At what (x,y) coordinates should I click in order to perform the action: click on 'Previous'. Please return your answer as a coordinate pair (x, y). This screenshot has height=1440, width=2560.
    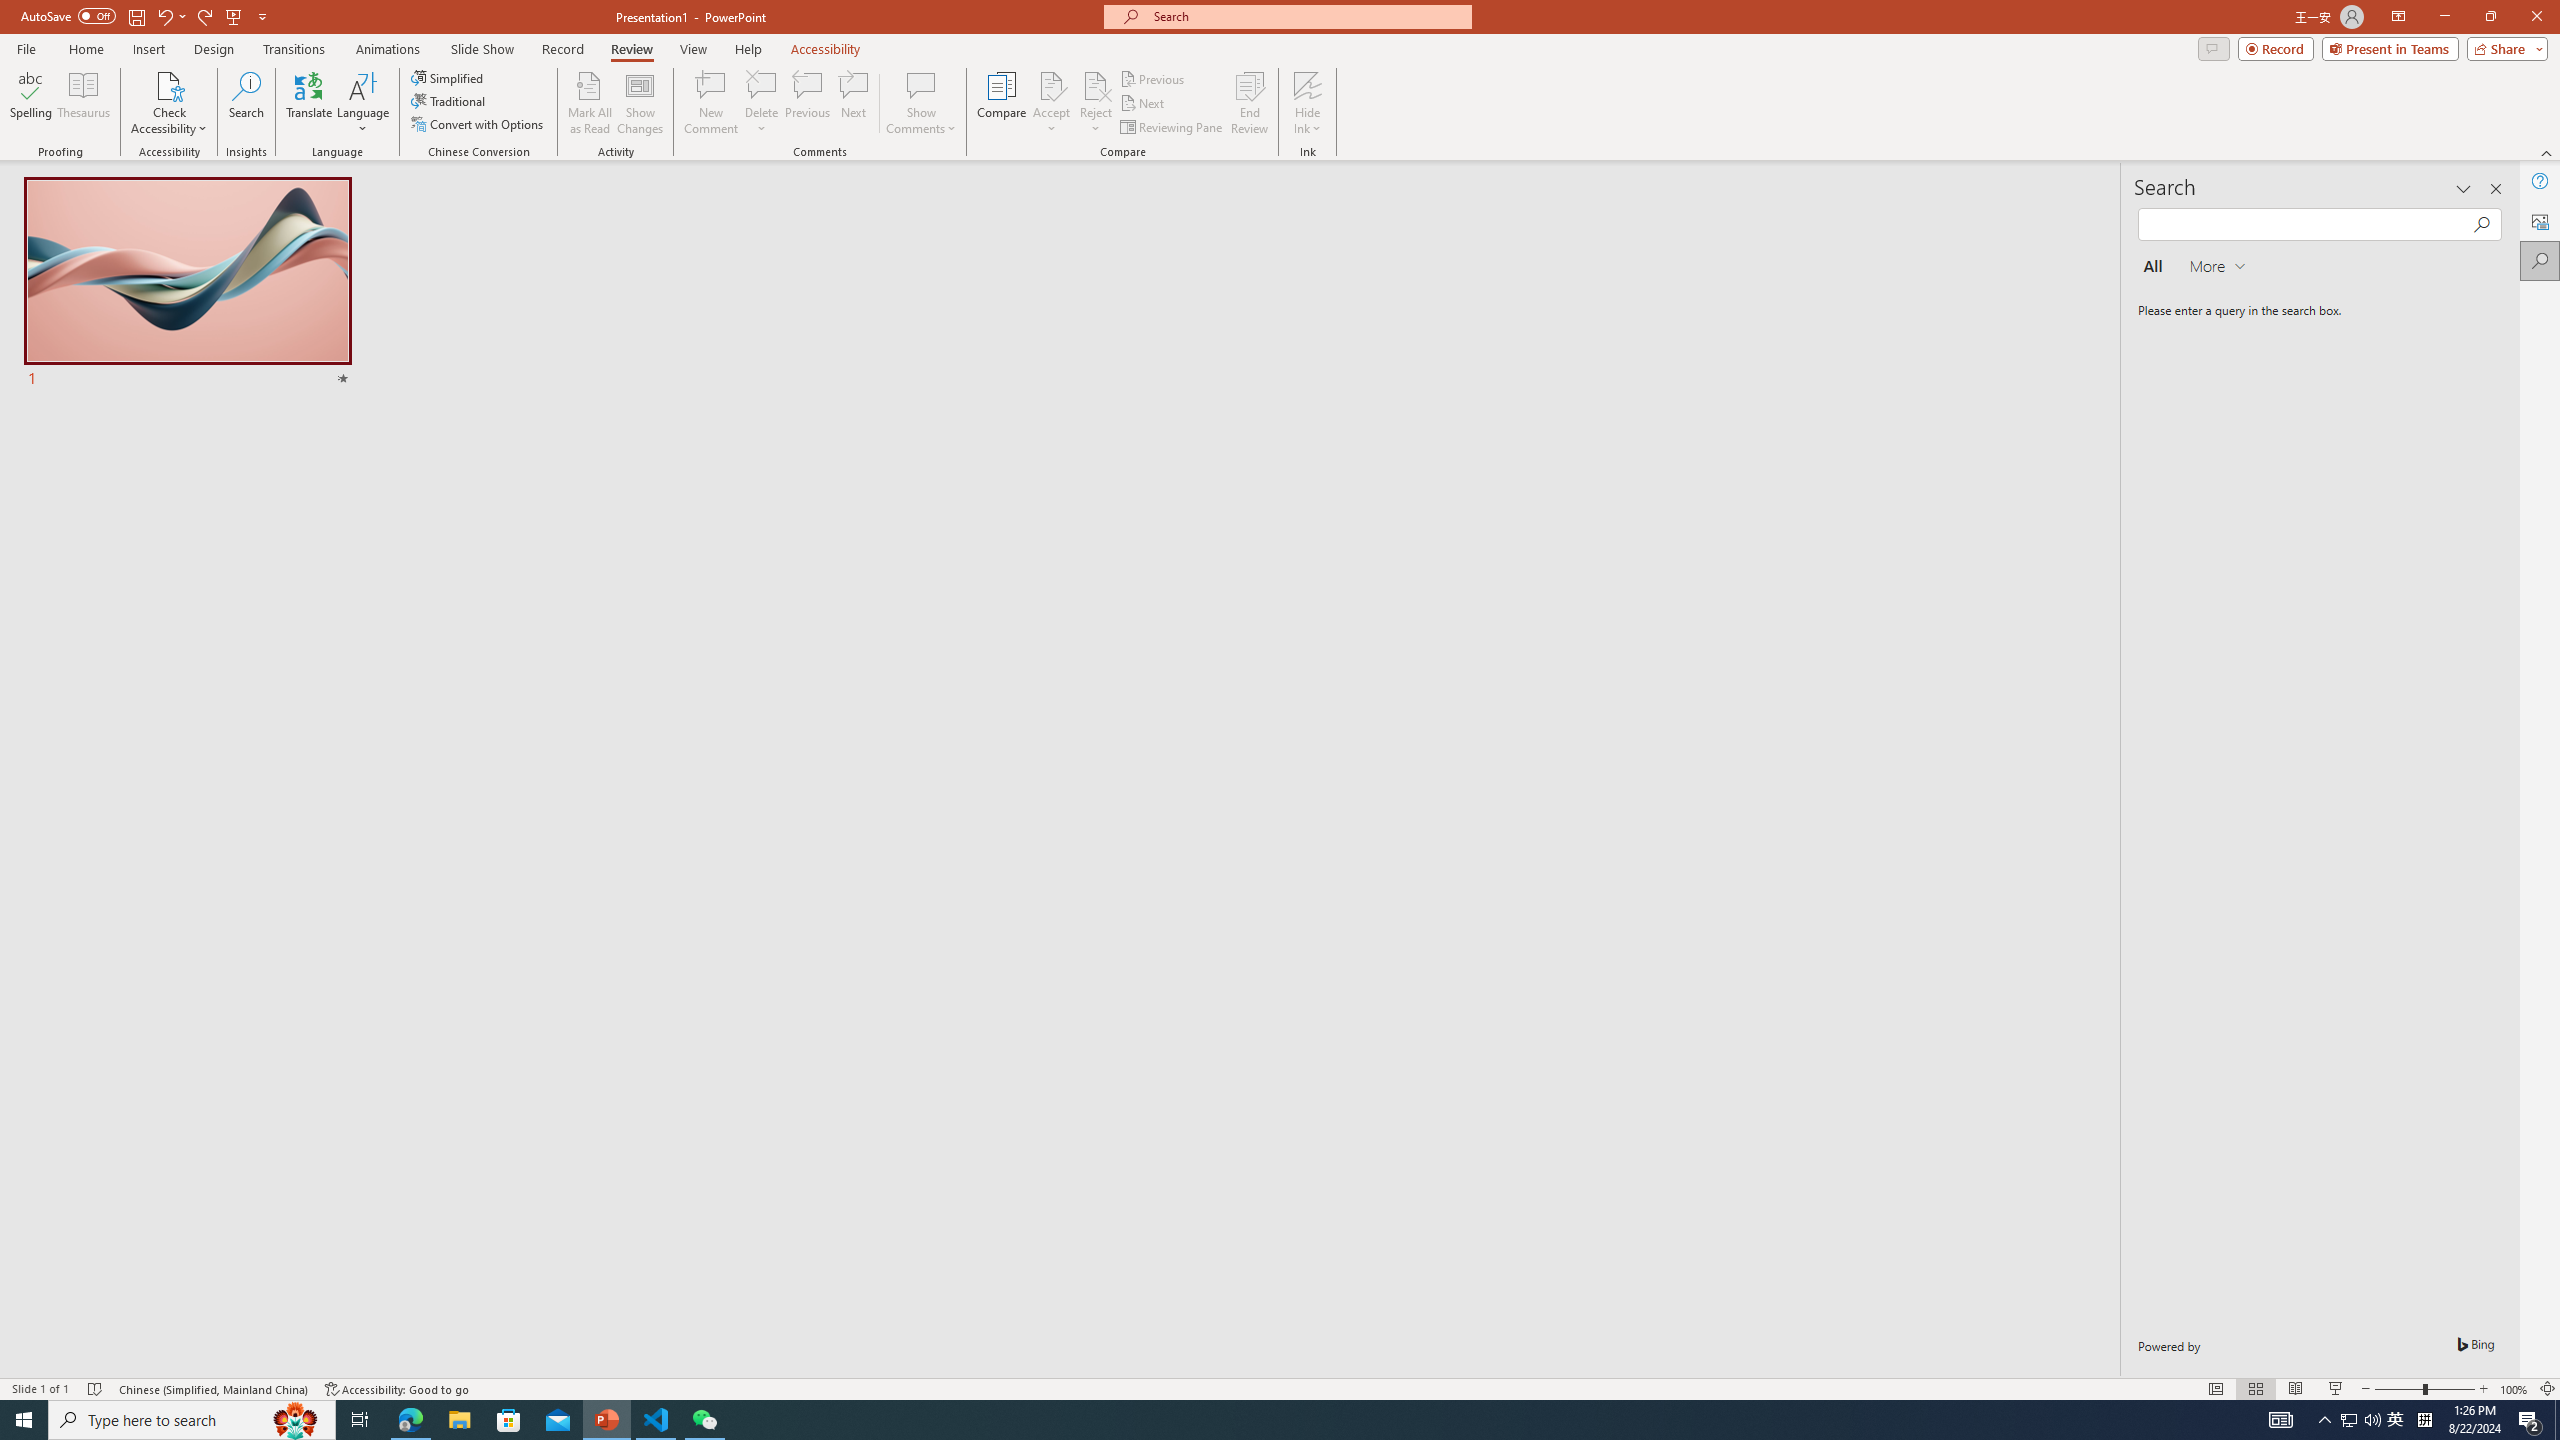
    Looking at the image, I should click on (1153, 78).